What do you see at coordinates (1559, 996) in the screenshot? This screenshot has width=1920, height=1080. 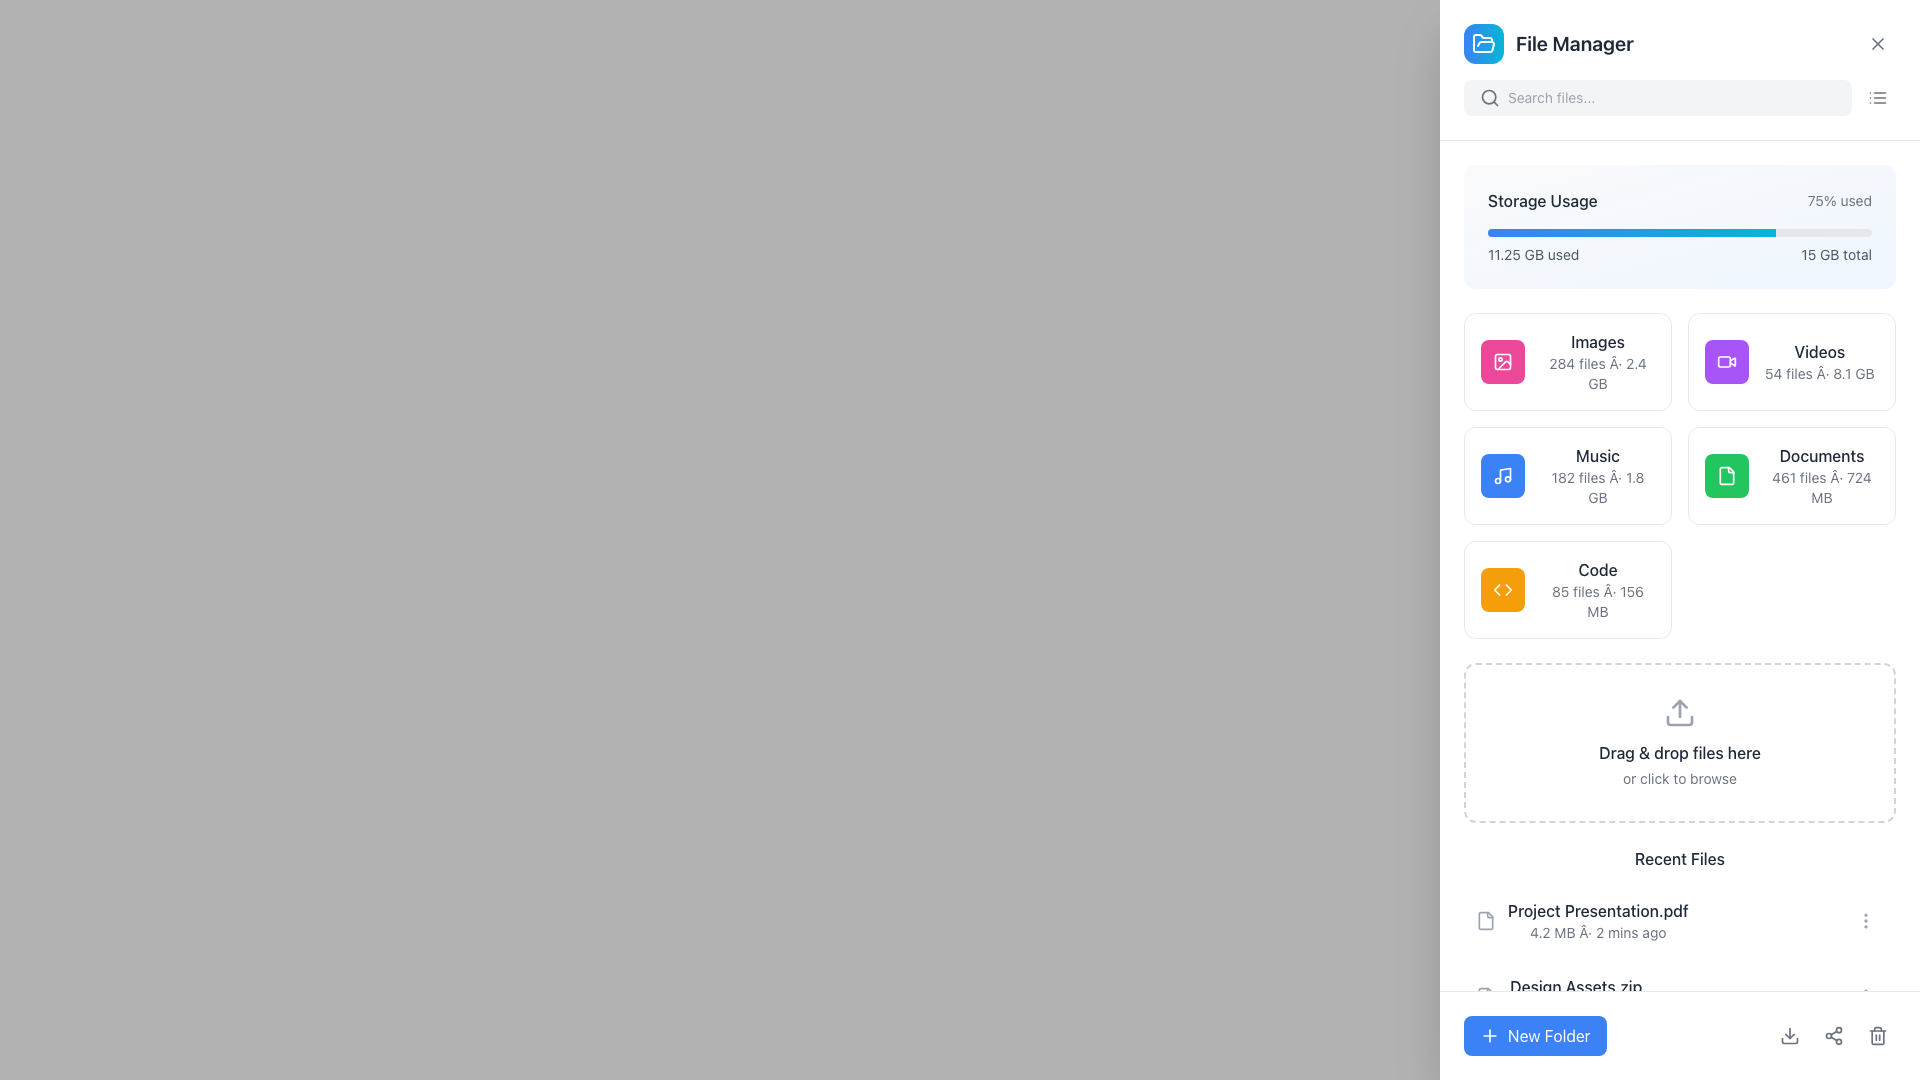 I see `on the file entry located in the Recent Files section below 'Project Presentation.pdf'` at bounding box center [1559, 996].